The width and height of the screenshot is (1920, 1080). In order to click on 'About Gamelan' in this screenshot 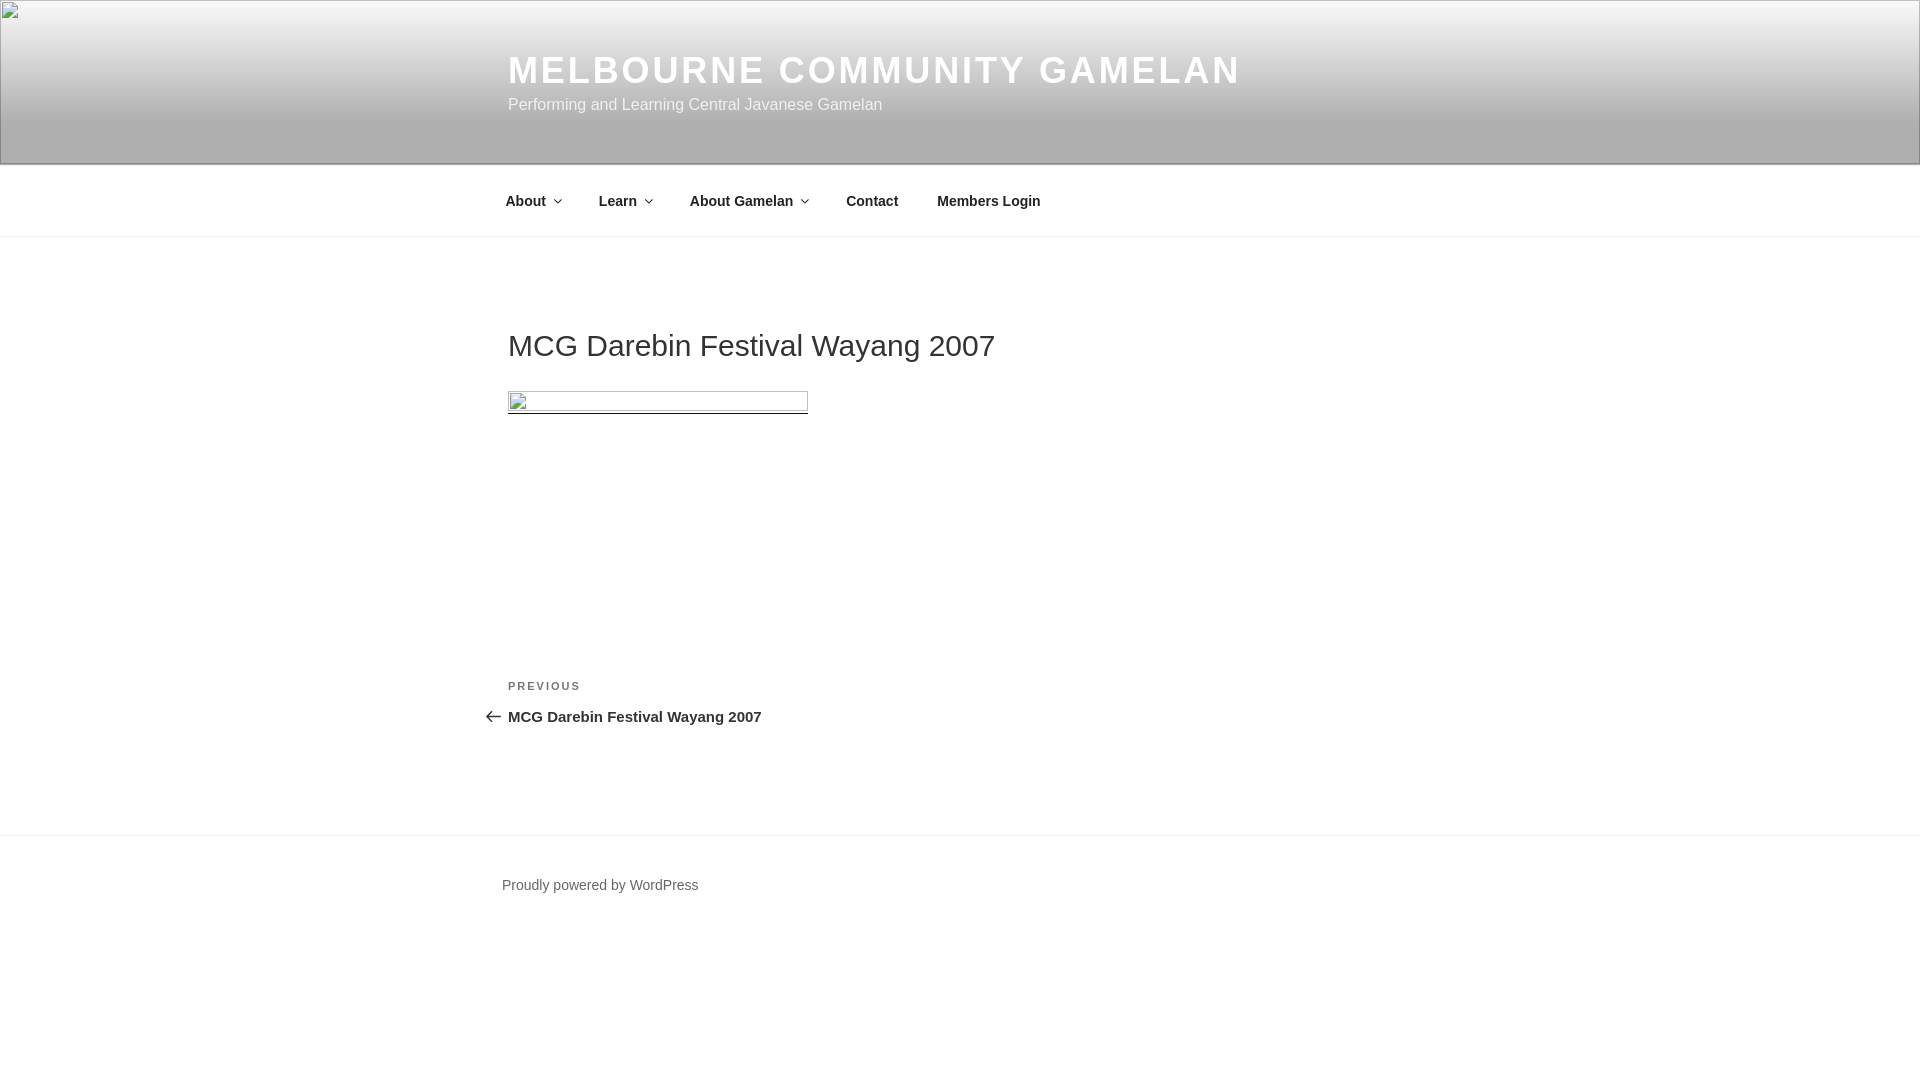, I will do `click(672, 200)`.